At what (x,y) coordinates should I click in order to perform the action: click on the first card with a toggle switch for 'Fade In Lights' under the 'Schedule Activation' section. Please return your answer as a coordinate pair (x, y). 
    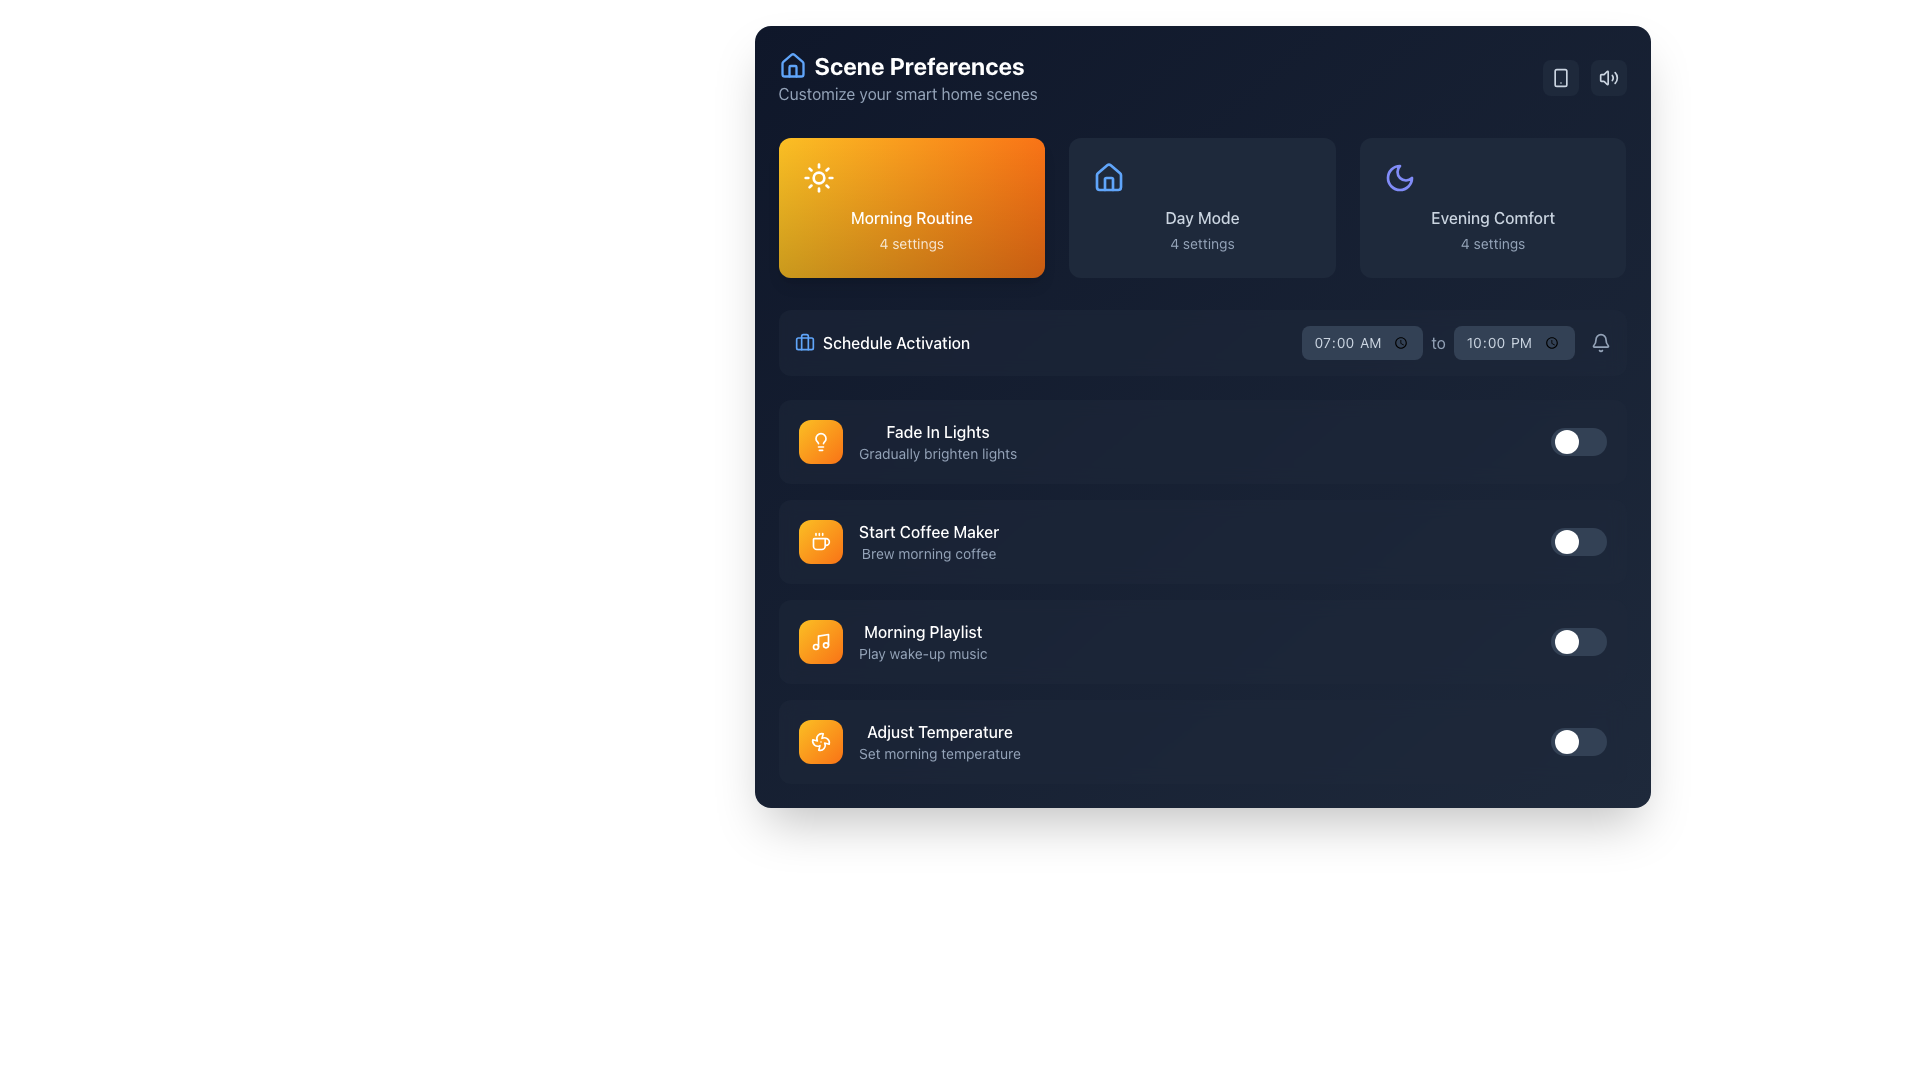
    Looking at the image, I should click on (1201, 441).